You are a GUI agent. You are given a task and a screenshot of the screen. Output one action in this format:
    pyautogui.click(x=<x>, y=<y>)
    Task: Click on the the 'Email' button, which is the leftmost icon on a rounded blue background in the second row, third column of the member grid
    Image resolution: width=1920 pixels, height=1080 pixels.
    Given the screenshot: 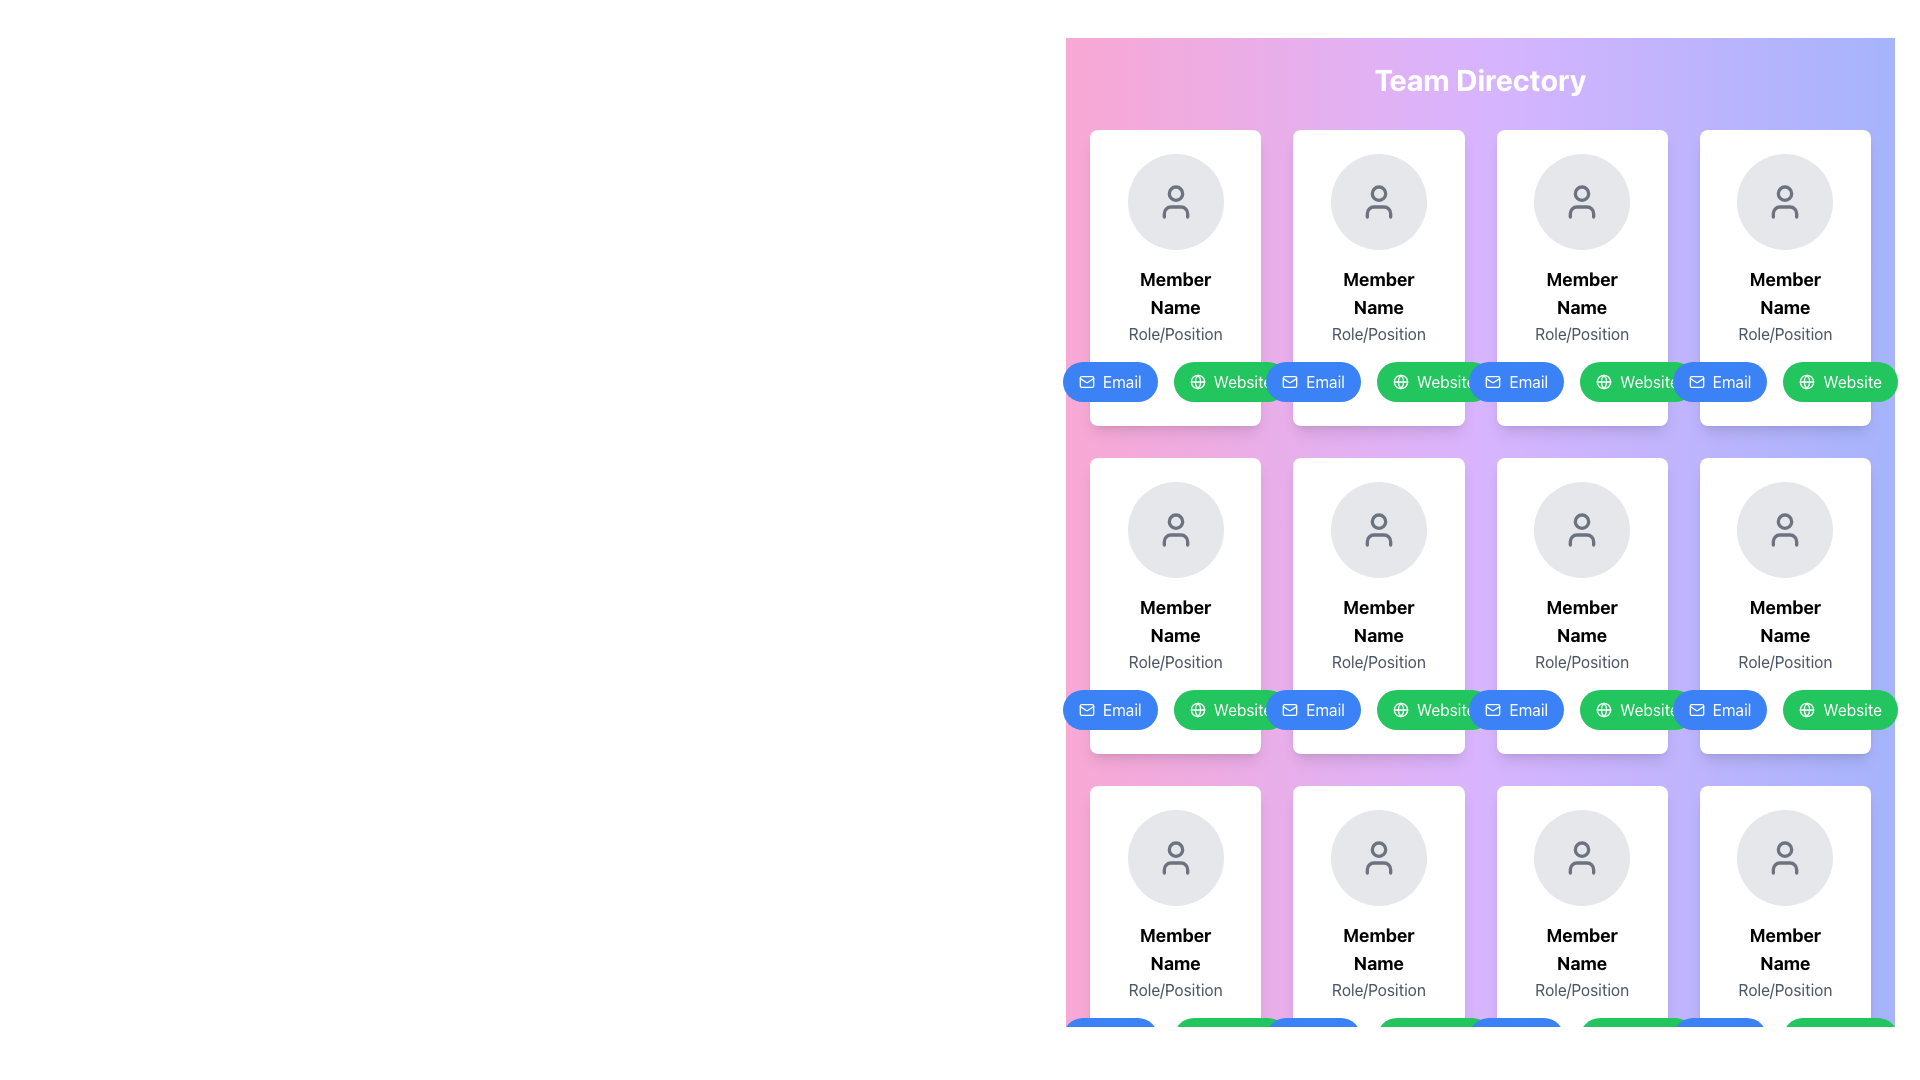 What is the action you would take?
    pyautogui.click(x=1493, y=708)
    